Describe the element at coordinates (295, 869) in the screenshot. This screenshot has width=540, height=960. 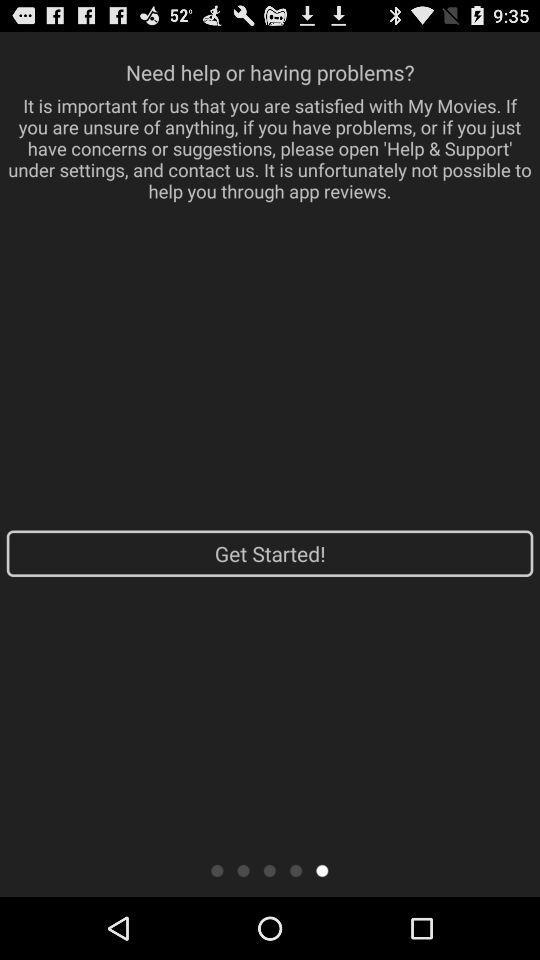
I see `a page of the tutorial` at that location.